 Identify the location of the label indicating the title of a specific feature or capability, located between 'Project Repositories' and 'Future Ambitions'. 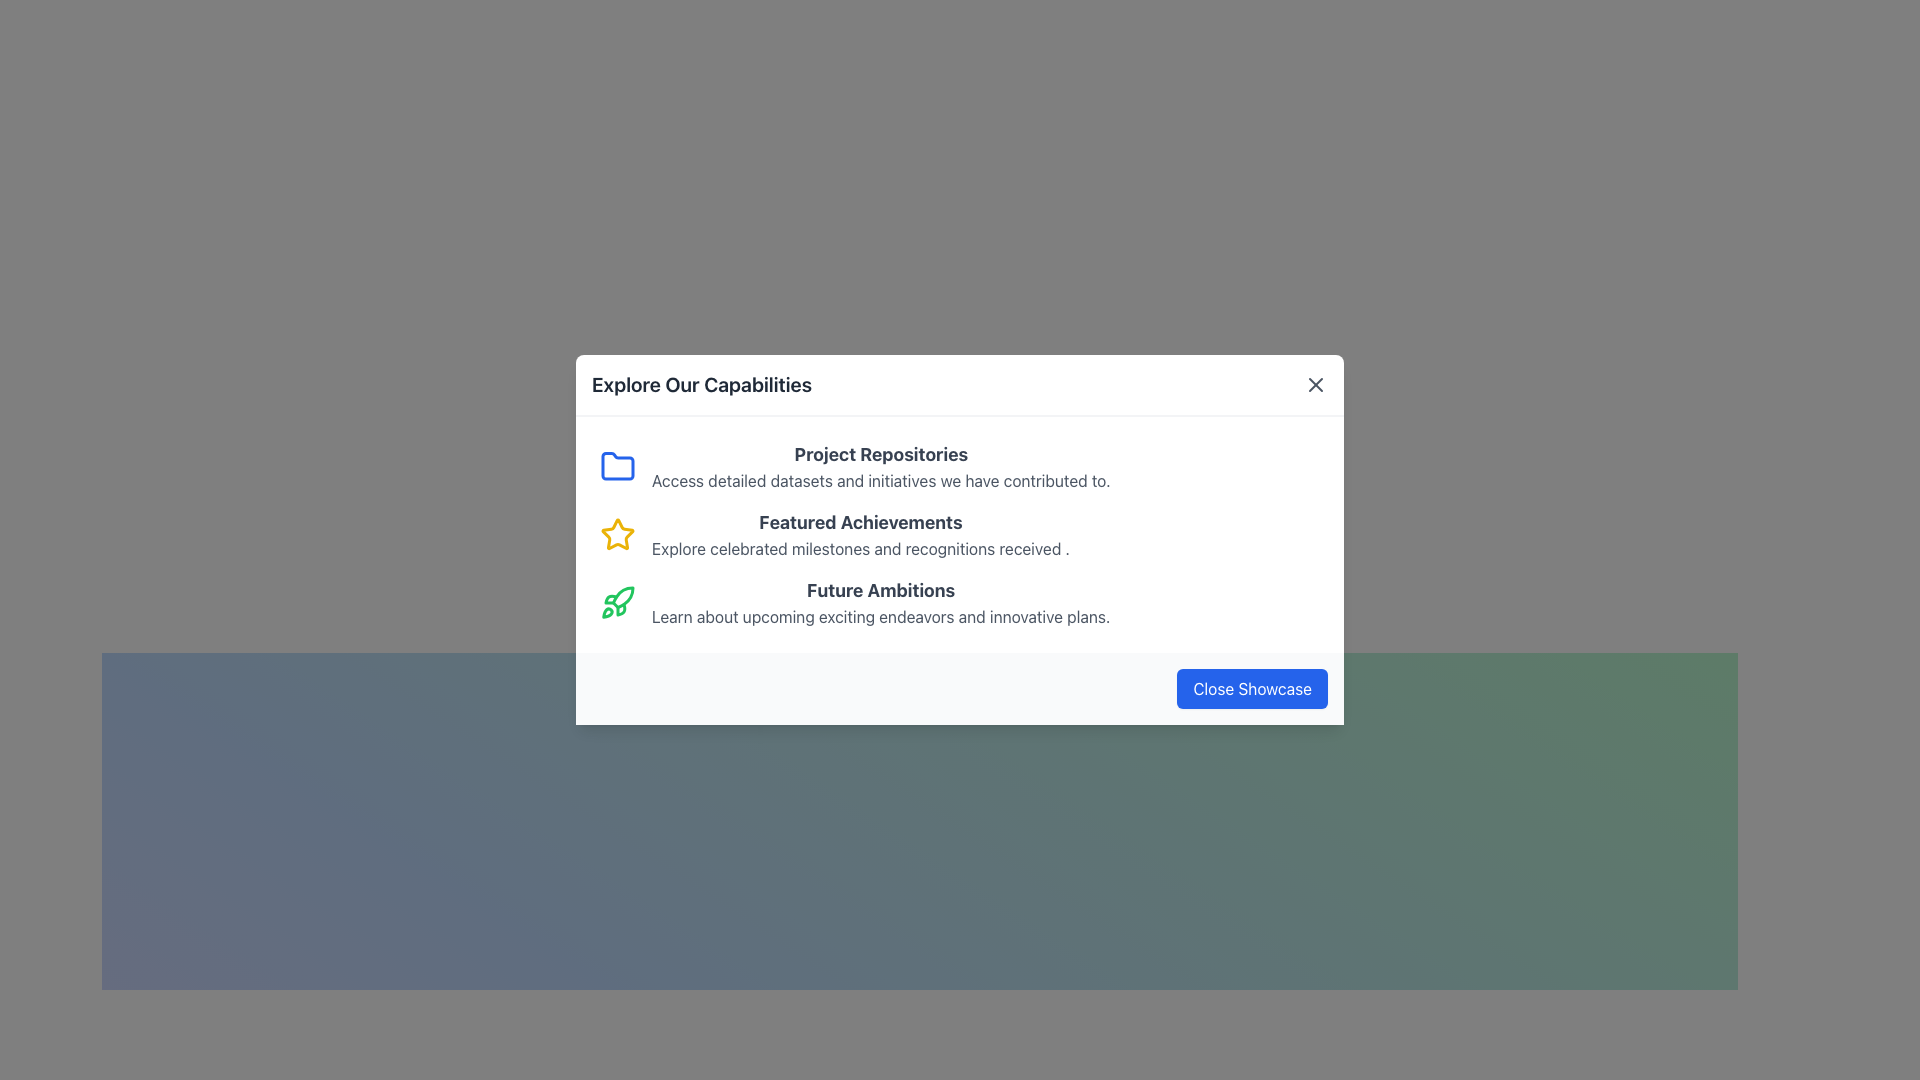
(860, 522).